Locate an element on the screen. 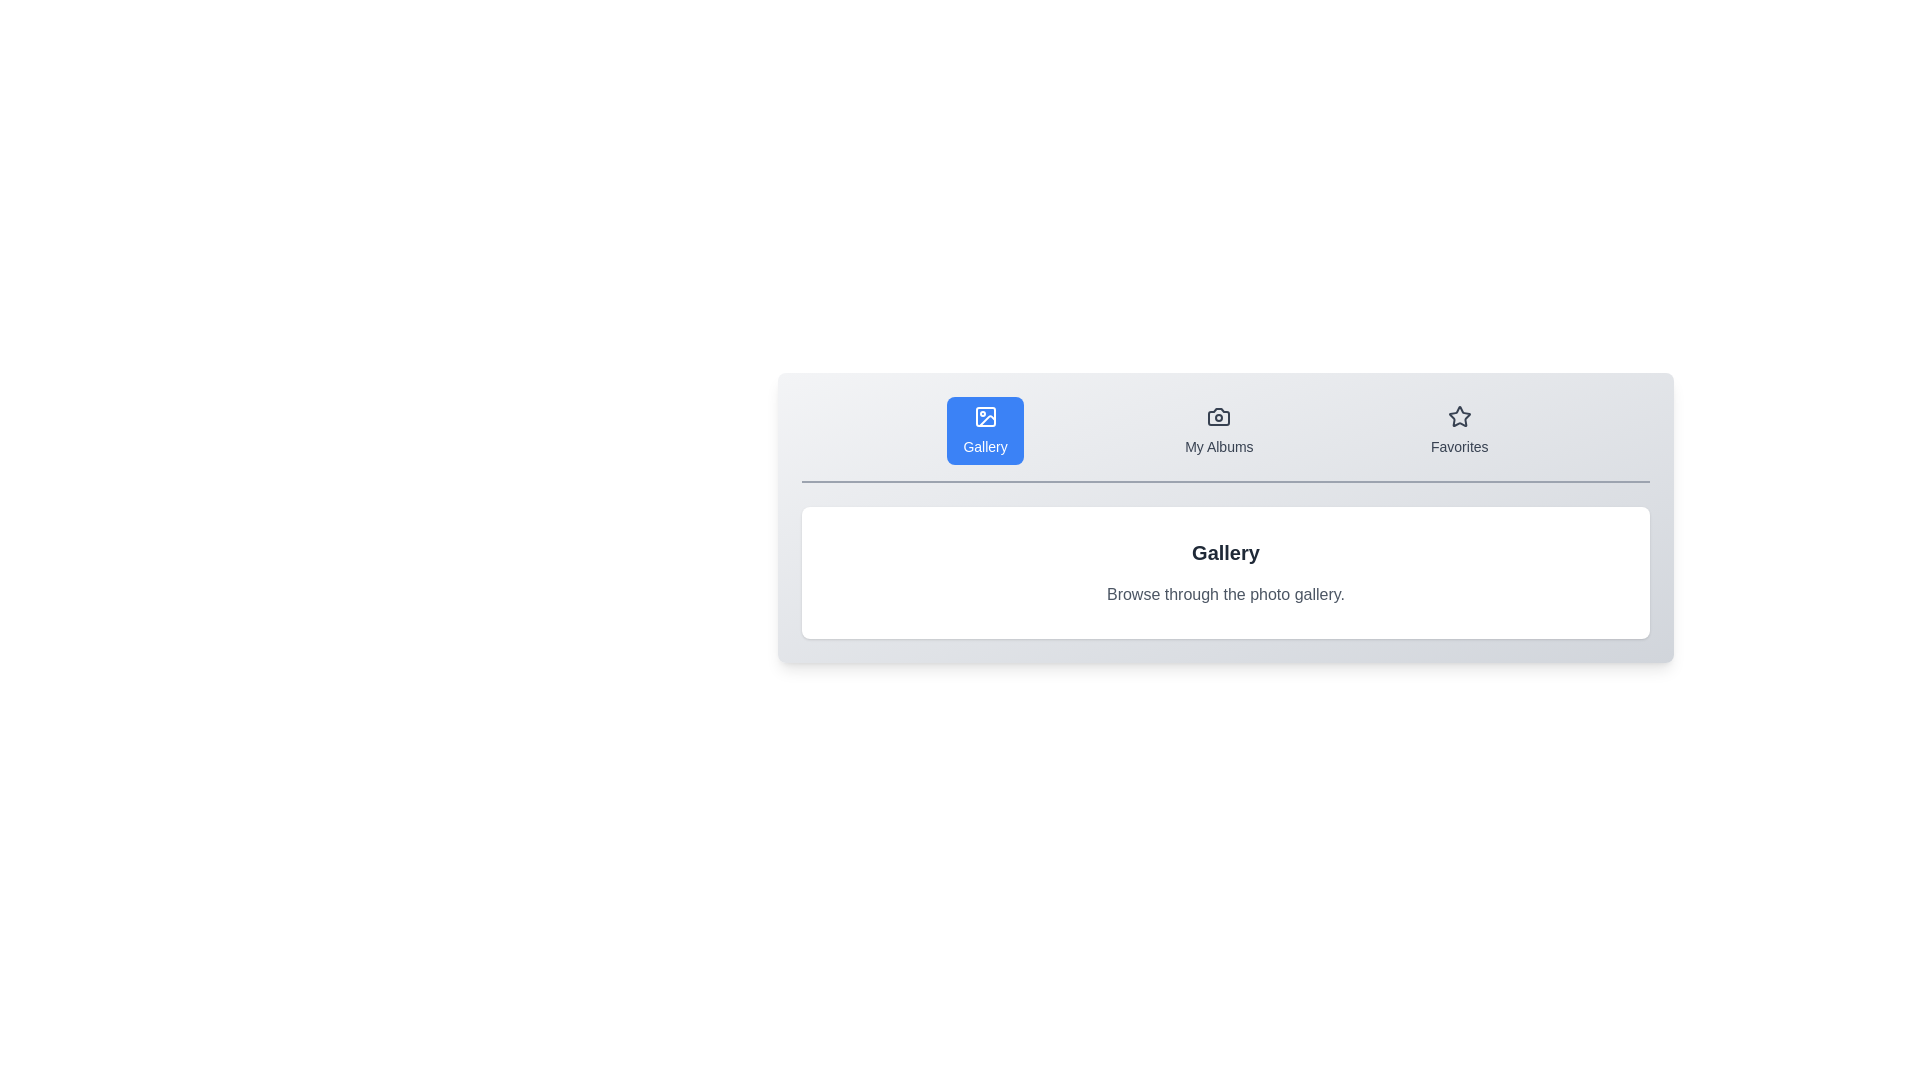 The image size is (1920, 1080). the Favorites tab to view its content is located at coordinates (1459, 430).